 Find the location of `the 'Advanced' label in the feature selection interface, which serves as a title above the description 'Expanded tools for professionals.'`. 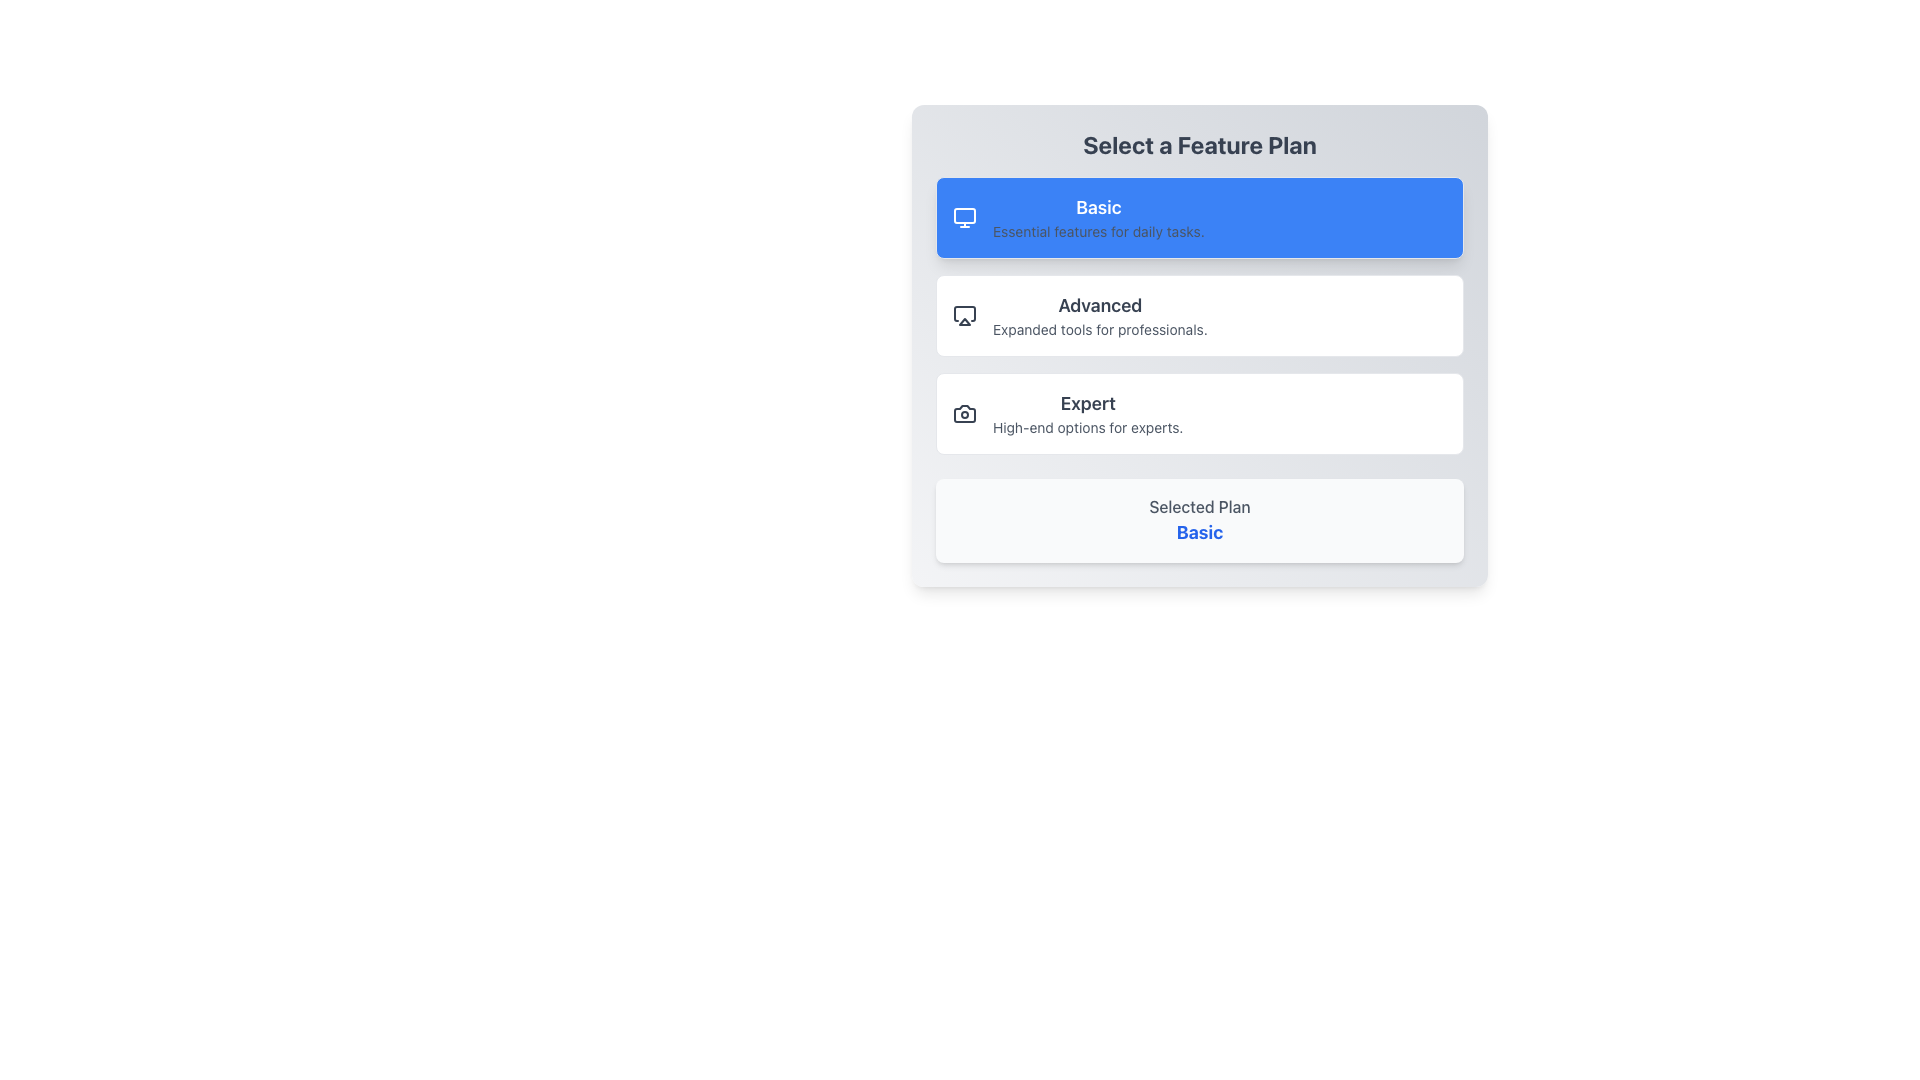

the 'Advanced' label in the feature selection interface, which serves as a title above the description 'Expanded tools for professionals.' is located at coordinates (1099, 305).